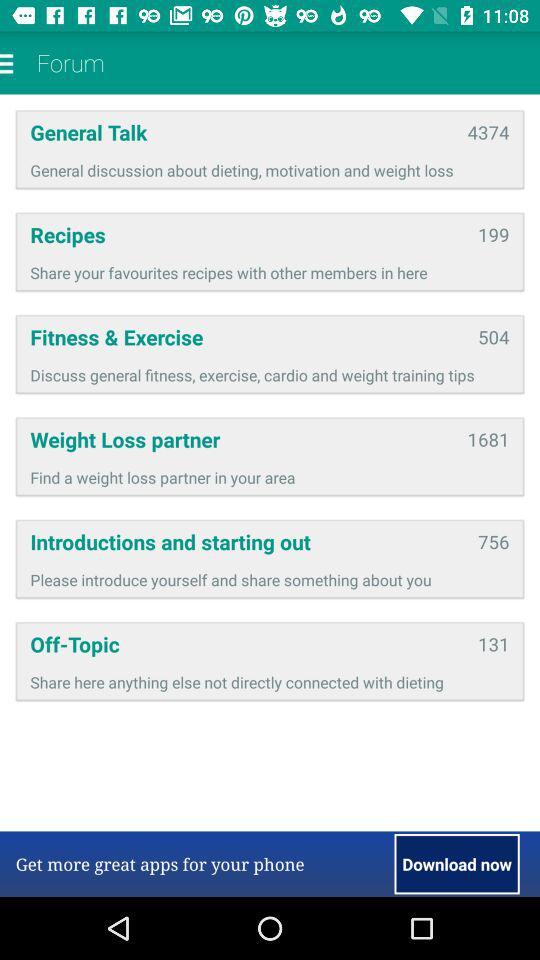 This screenshot has width=540, height=960. Describe the element at coordinates (270, 169) in the screenshot. I see `general discussion about icon` at that location.